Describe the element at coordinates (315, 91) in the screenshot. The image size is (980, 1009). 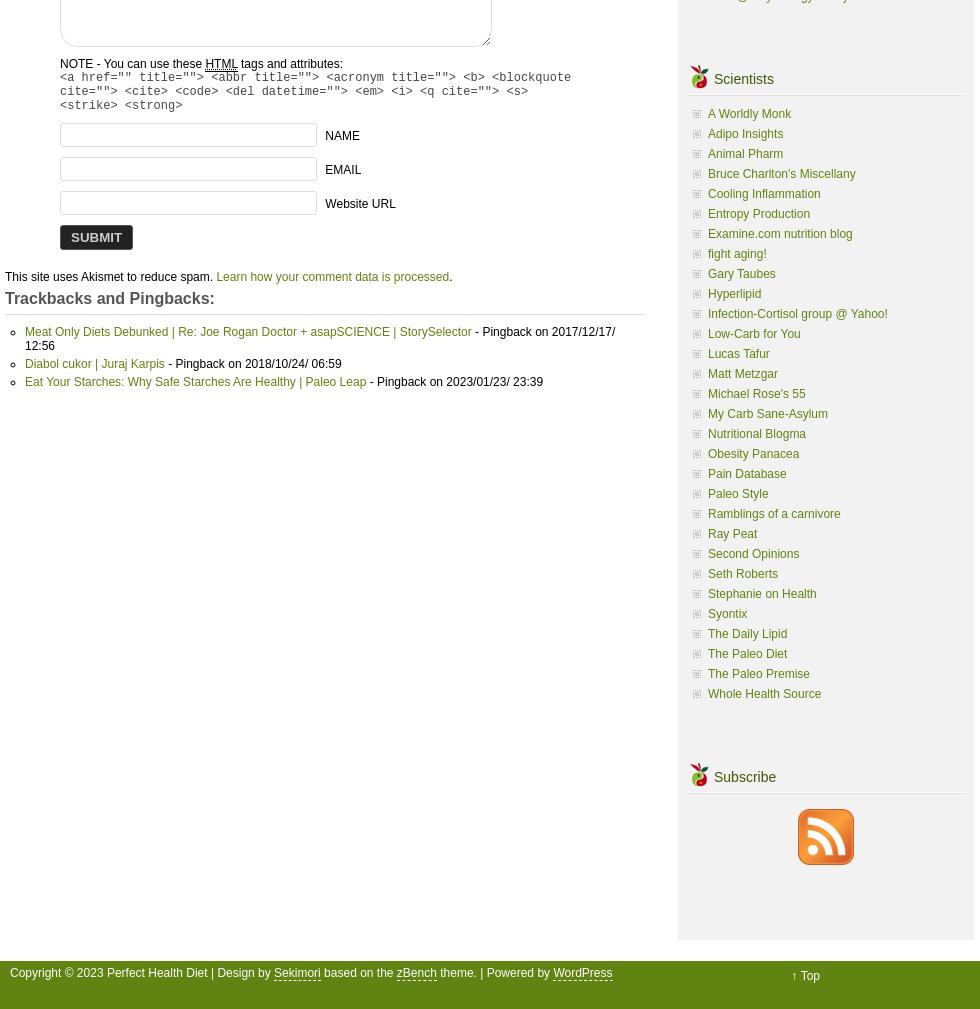
I see `'<a href="" title=""> <abbr title=""> <acronym title=""> <b> <blockquote cite=""> <cite> <code> <del datetime=""> <em> <i> <q cite=""> <s> <strike> <strong>'` at that location.